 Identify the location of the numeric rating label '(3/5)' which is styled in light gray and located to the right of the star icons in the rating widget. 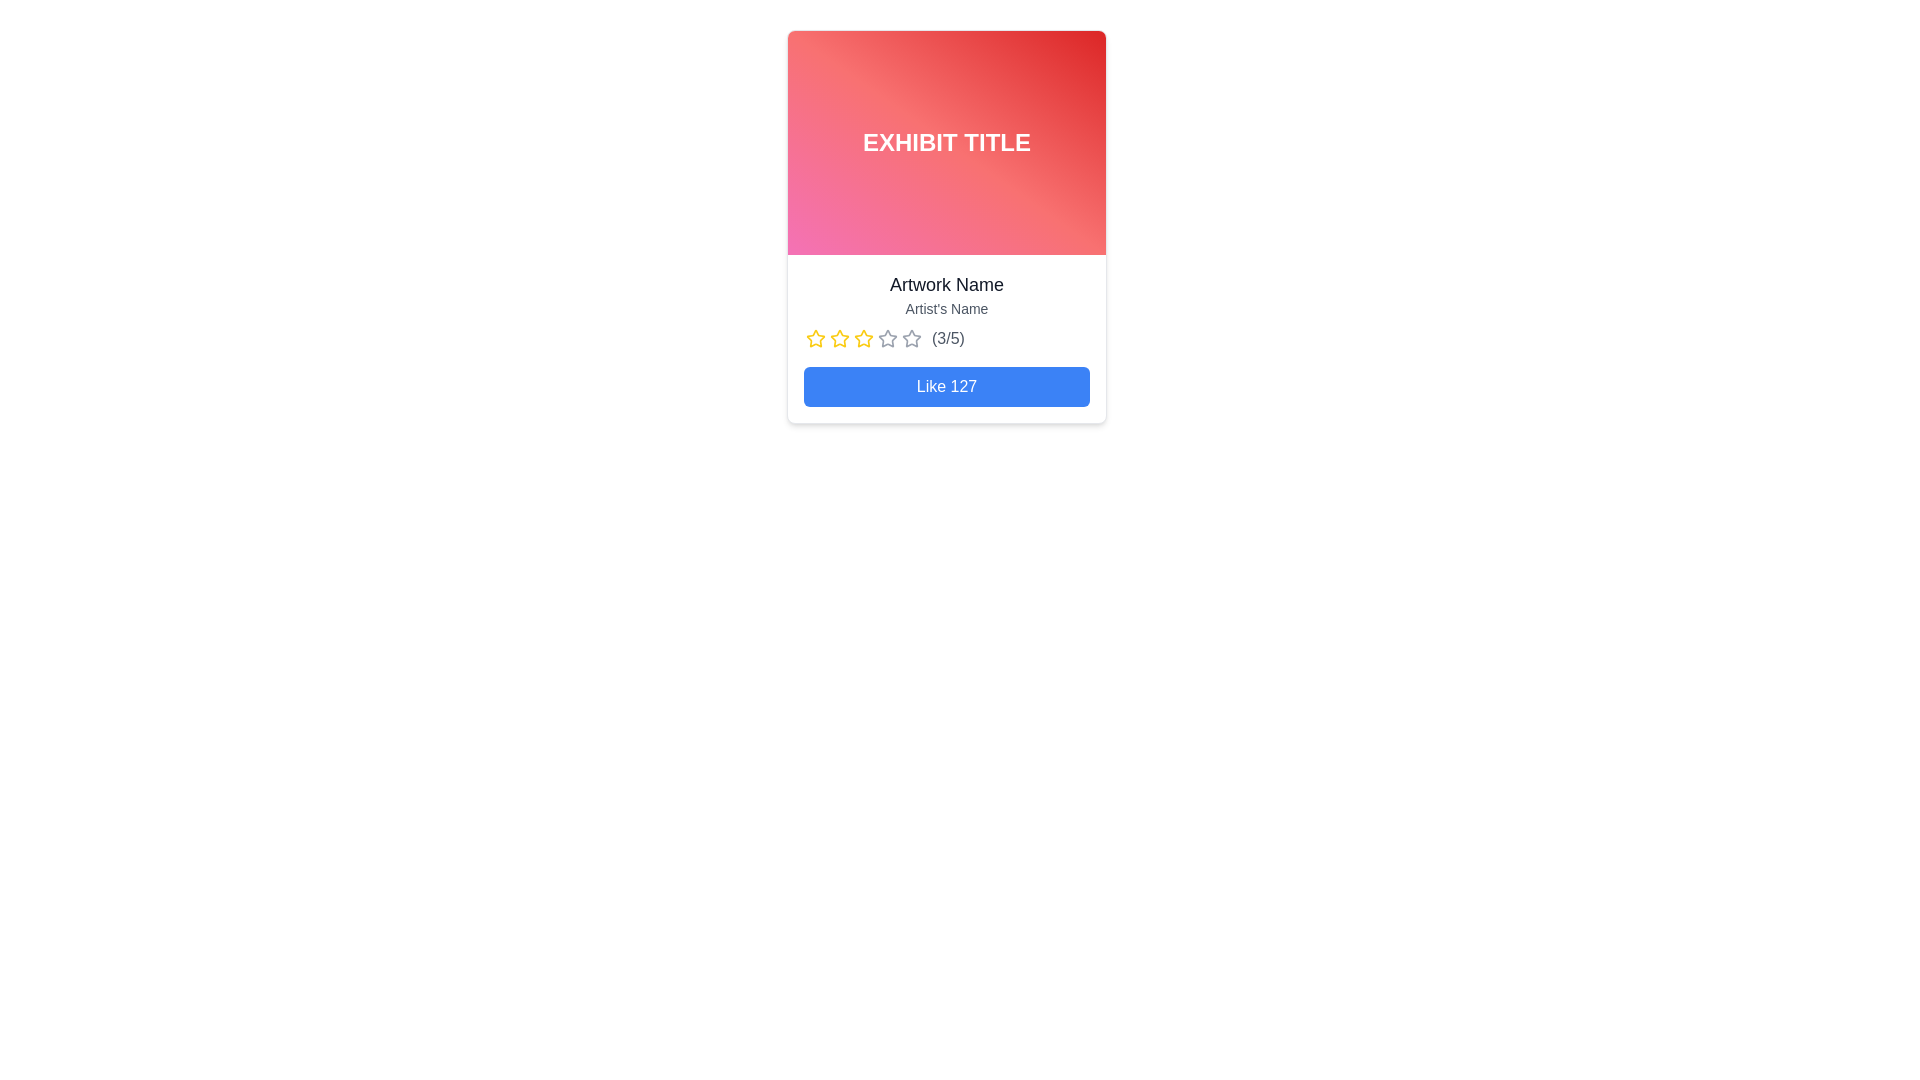
(945, 338).